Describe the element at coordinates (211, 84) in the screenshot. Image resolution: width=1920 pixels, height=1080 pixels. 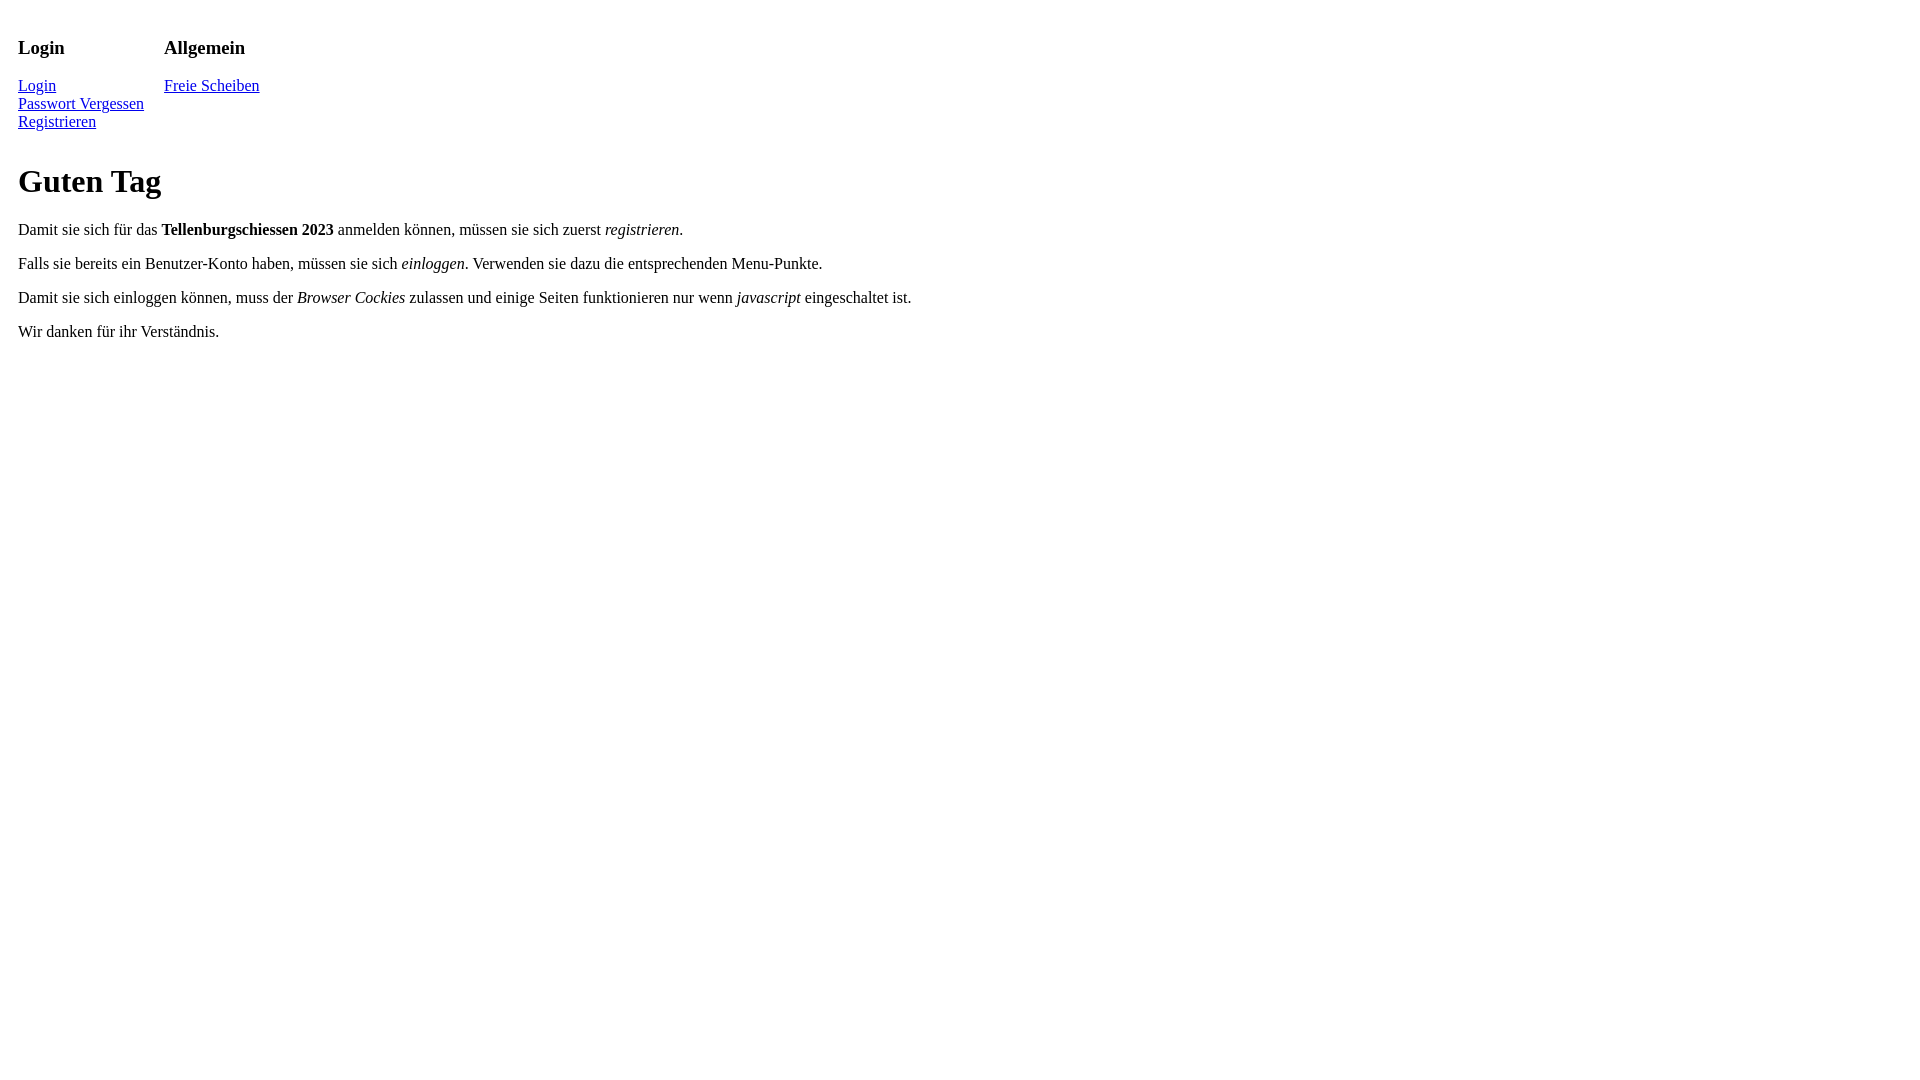
I see `'Freie Scheiben'` at that location.